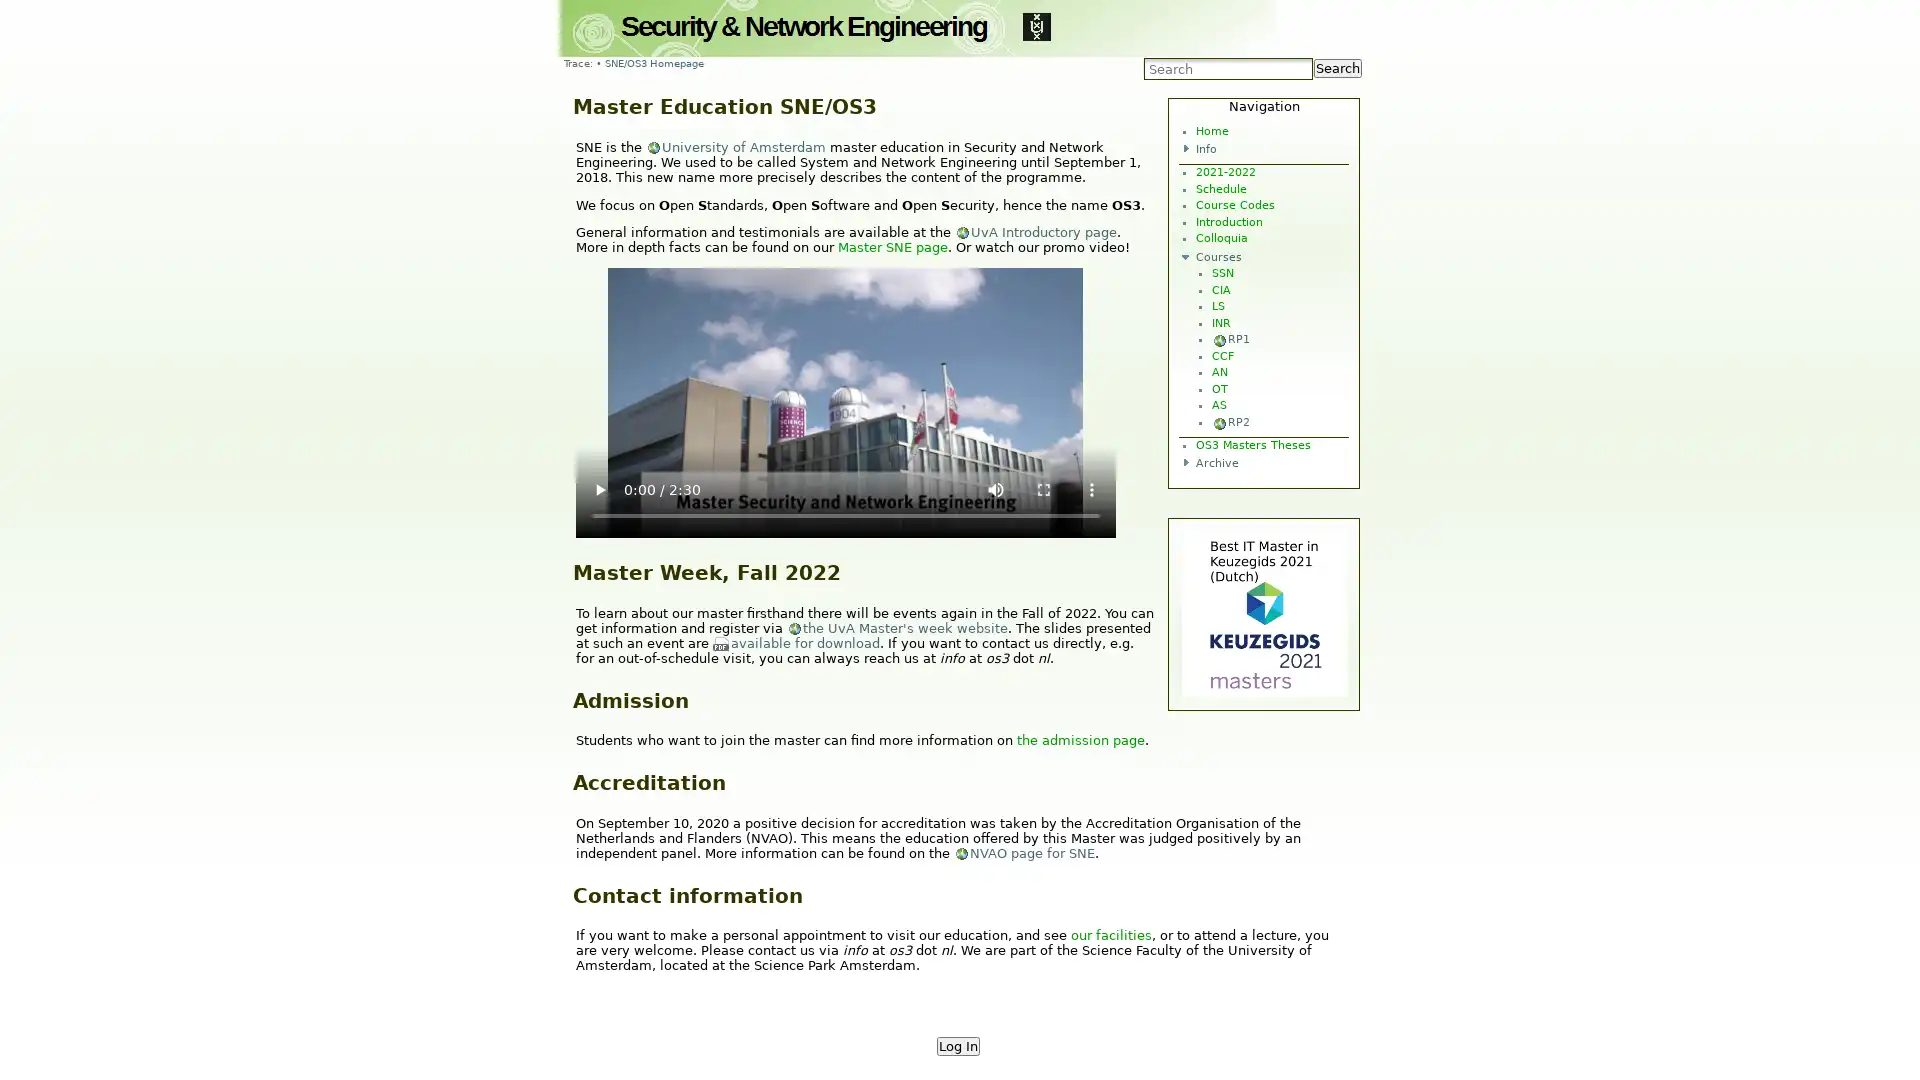  What do you see at coordinates (1041, 489) in the screenshot?
I see `enter full screen` at bounding box center [1041, 489].